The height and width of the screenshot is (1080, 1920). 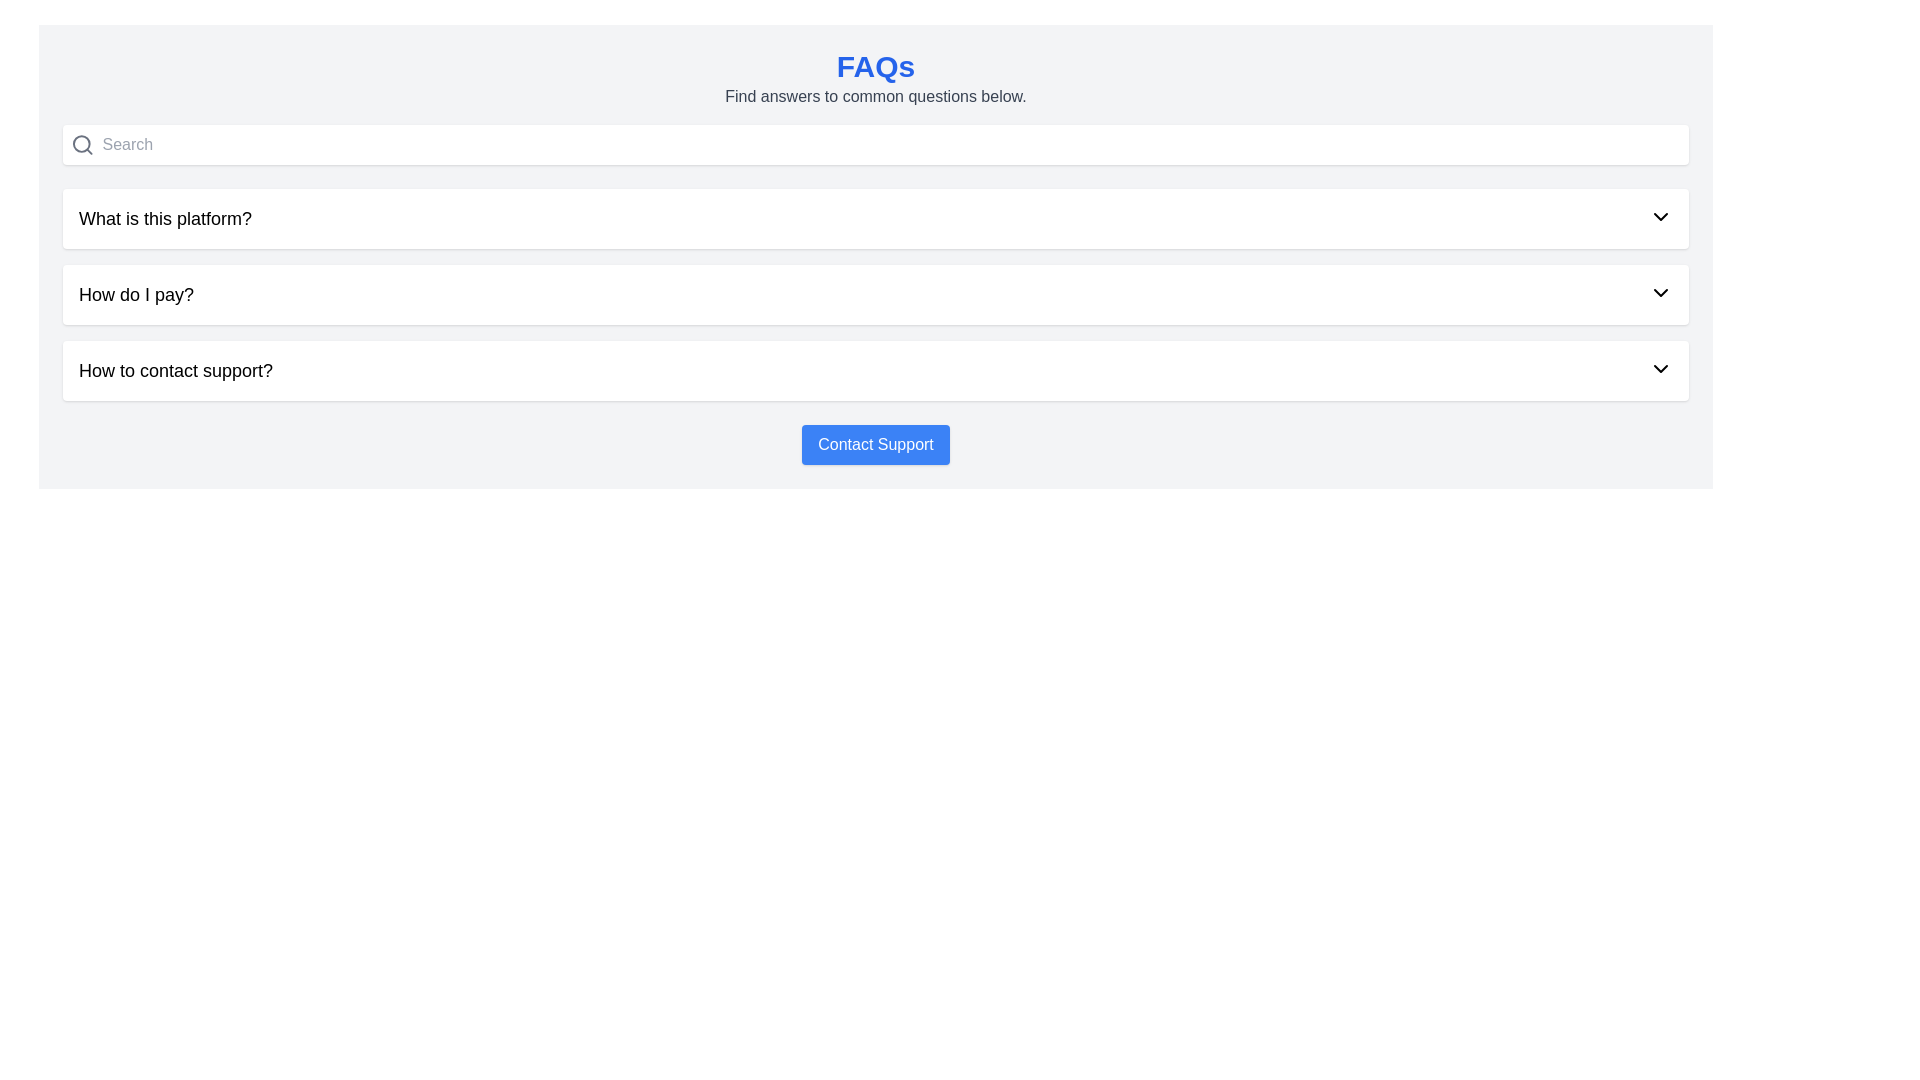 I want to click on the dropdown toggle icon located to the far right of the text 'How do I pay?' in the second row of the FAQ list, so click(x=1660, y=293).